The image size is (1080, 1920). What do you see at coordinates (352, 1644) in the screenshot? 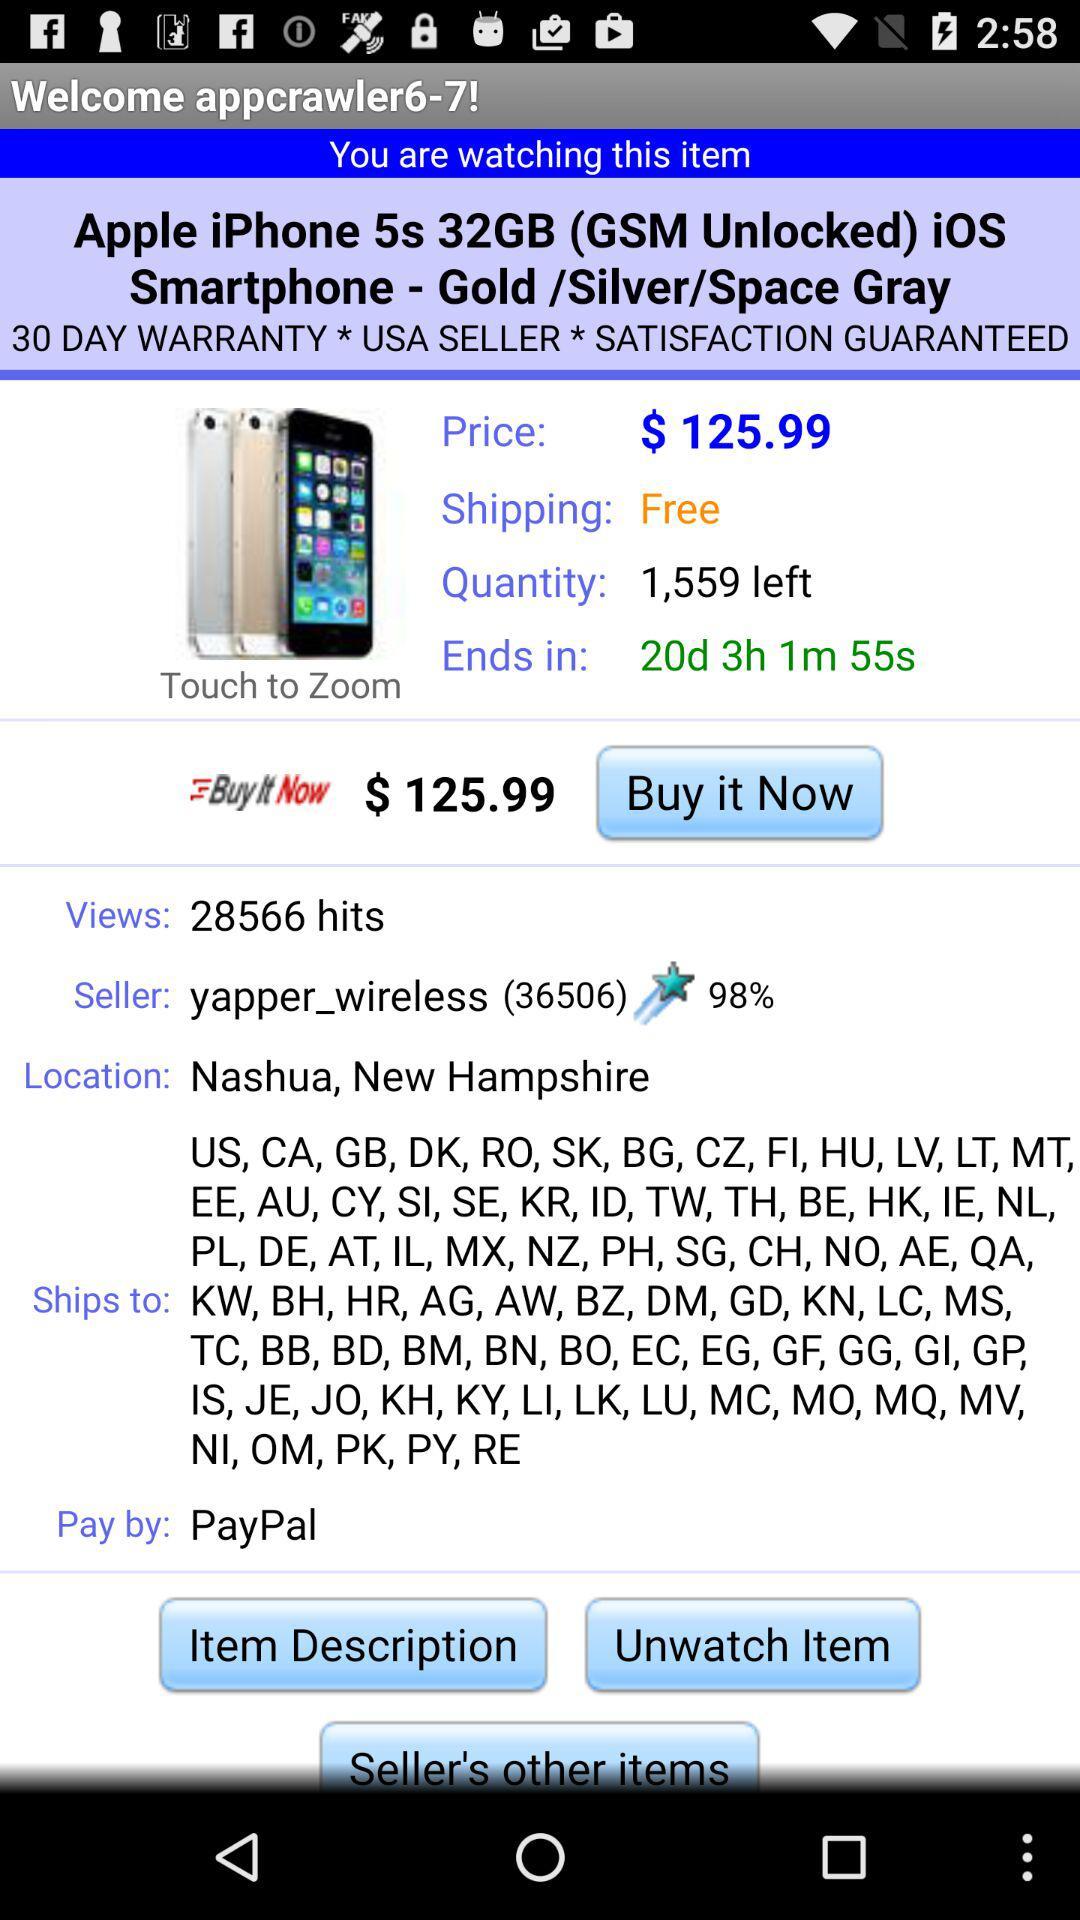
I see `the icon to the left of unwatch item item` at bounding box center [352, 1644].